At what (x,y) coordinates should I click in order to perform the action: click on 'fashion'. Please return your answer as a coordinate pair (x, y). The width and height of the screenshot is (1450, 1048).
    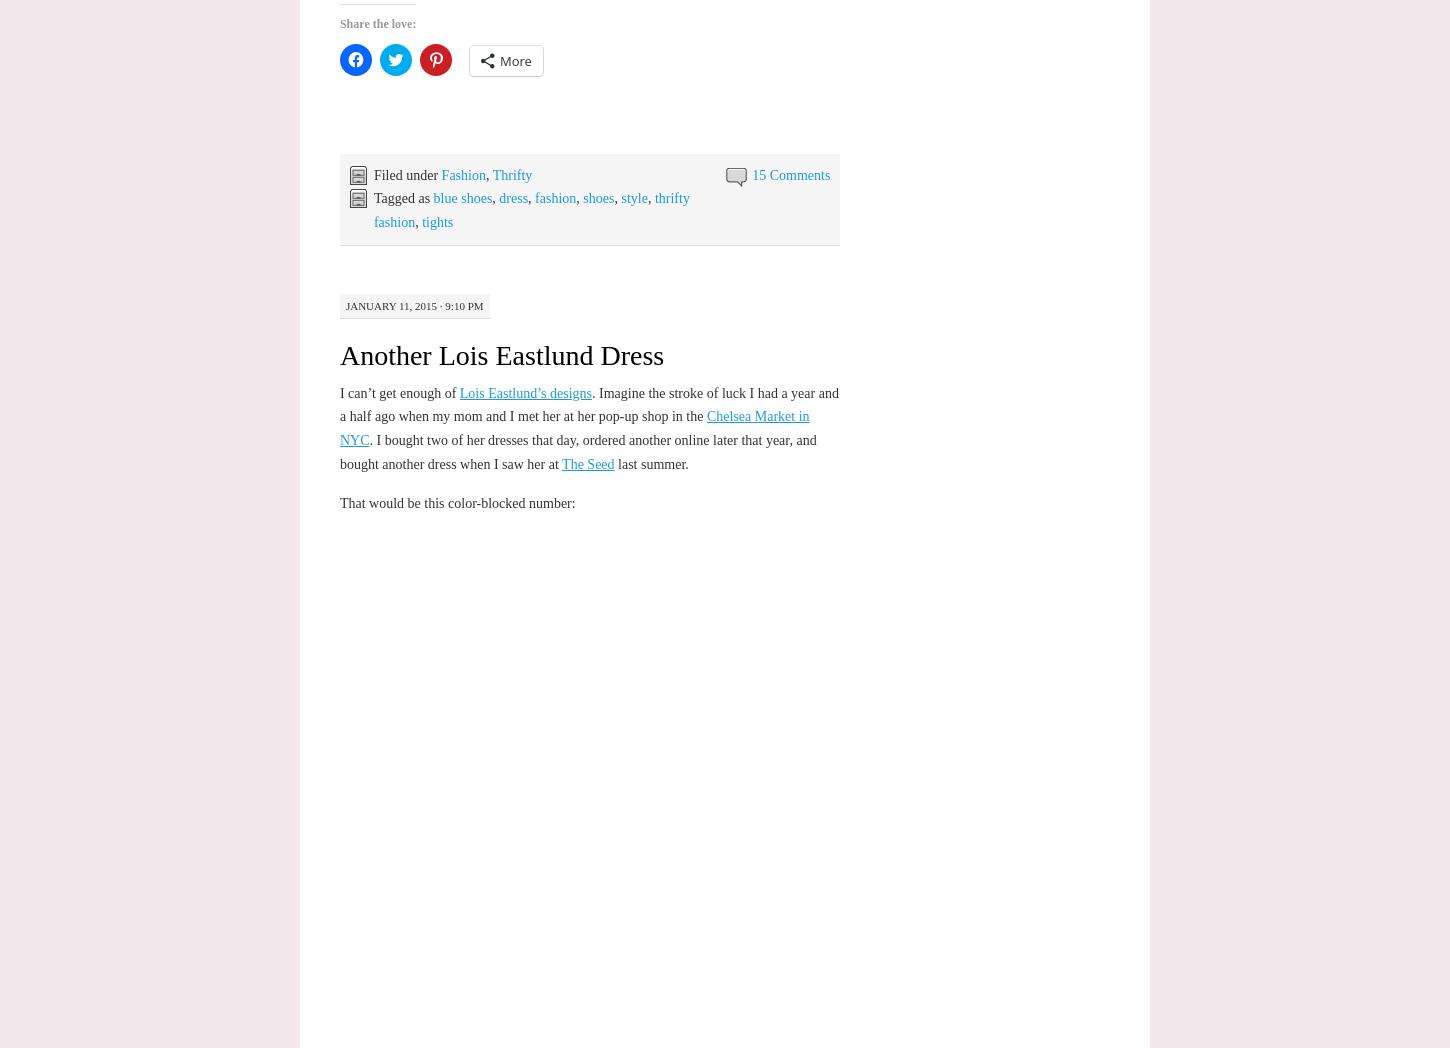
    Looking at the image, I should click on (535, 197).